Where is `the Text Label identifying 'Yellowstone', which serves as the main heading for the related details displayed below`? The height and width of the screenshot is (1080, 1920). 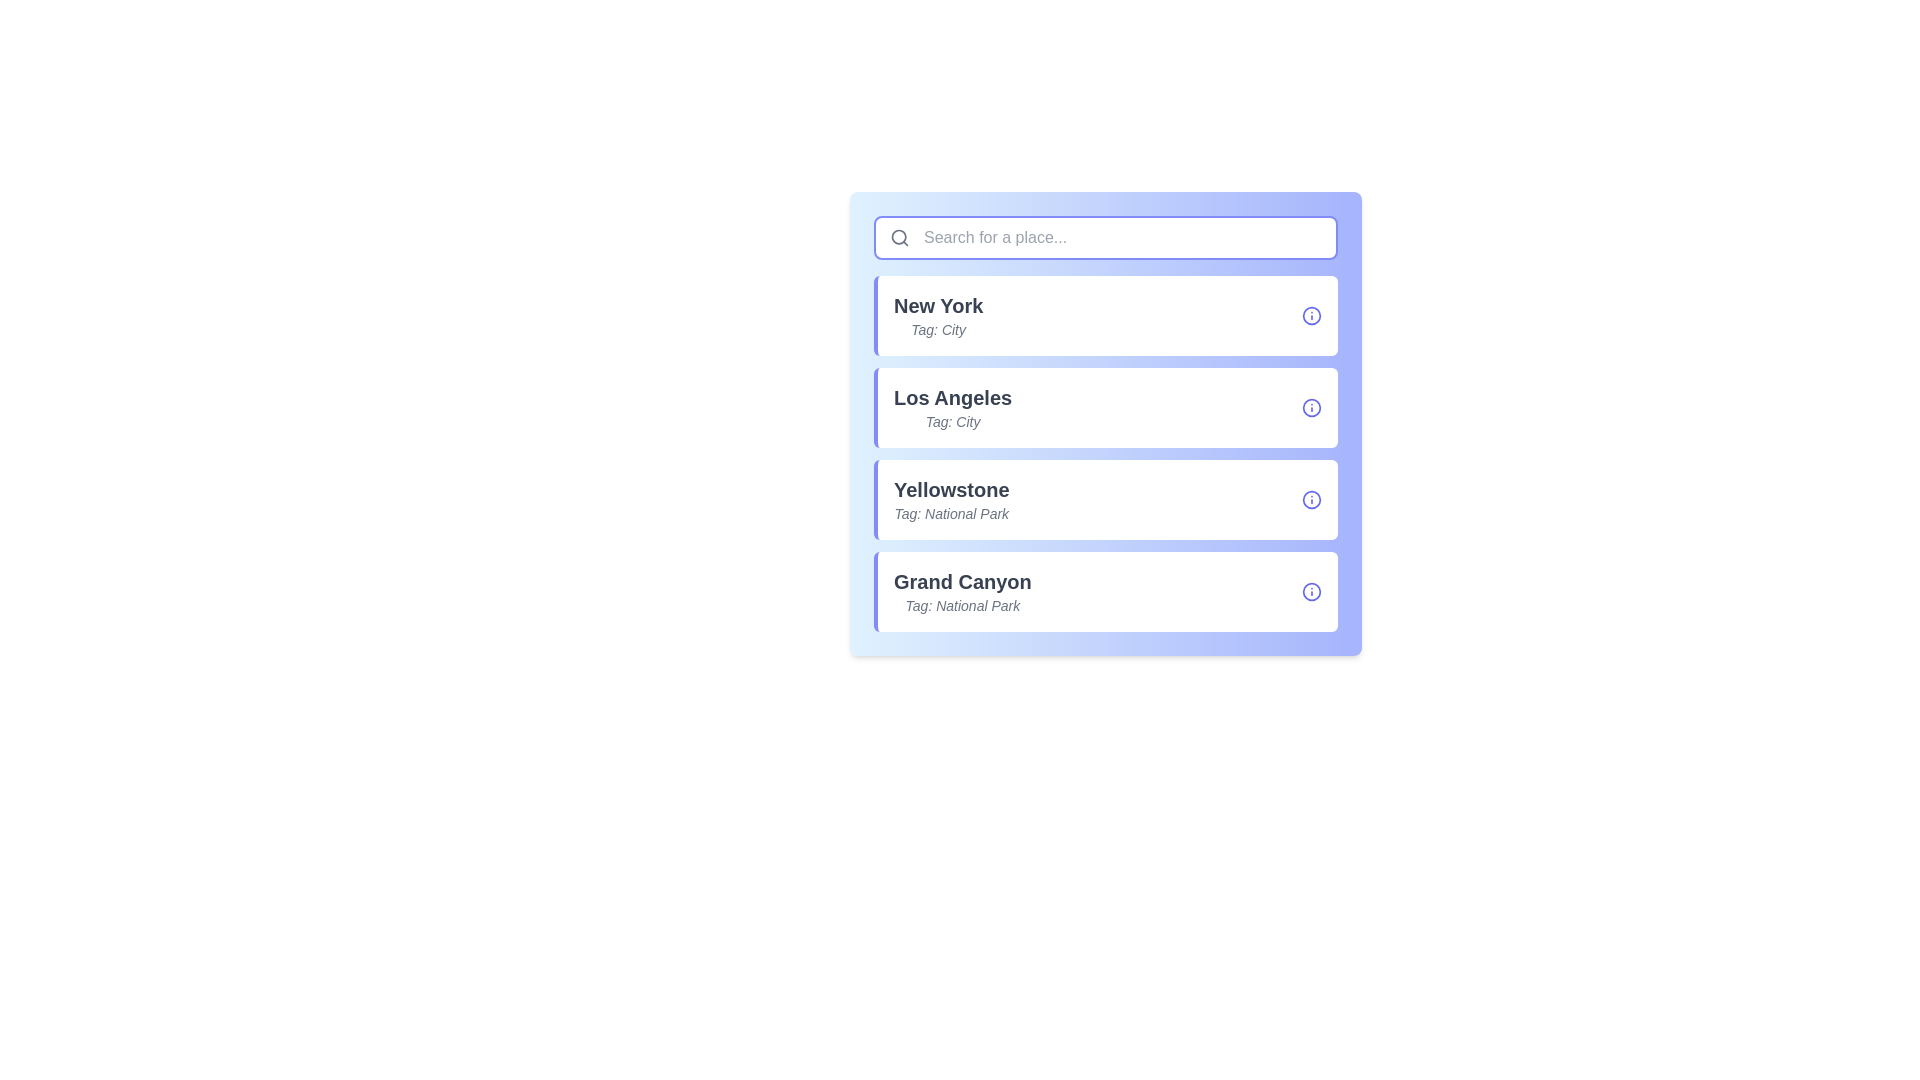 the Text Label identifying 'Yellowstone', which serves as the main heading for the related details displayed below is located at coordinates (950, 489).